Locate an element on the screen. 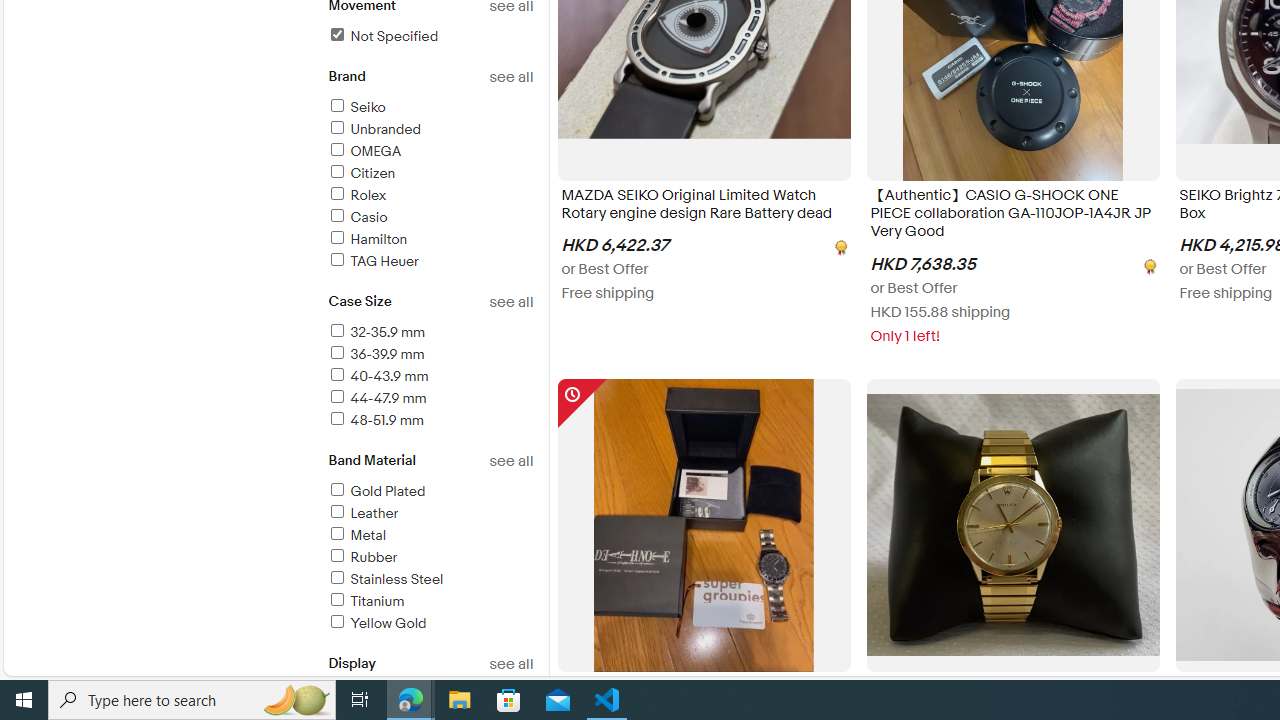 This screenshot has height=720, width=1280. 'Citizen' is located at coordinates (360, 172).